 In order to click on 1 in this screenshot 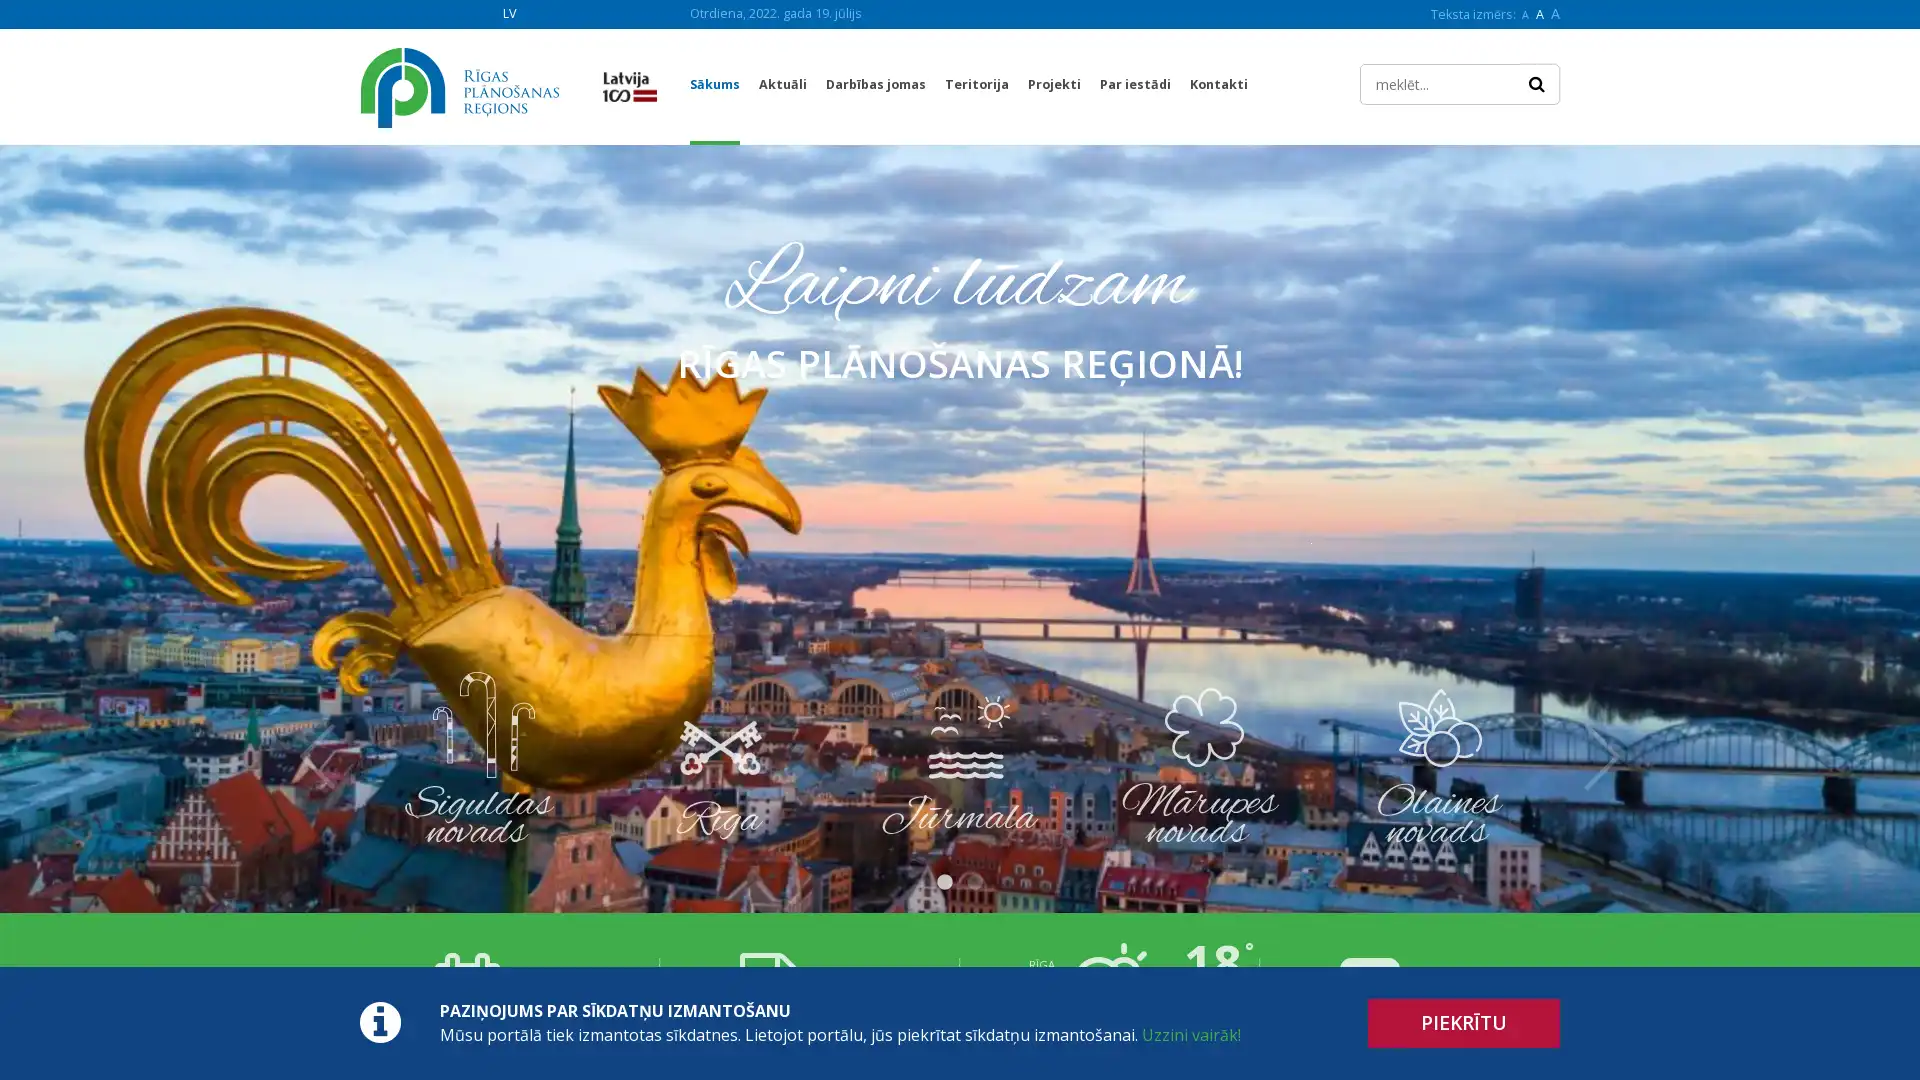, I will do `click(944, 882)`.